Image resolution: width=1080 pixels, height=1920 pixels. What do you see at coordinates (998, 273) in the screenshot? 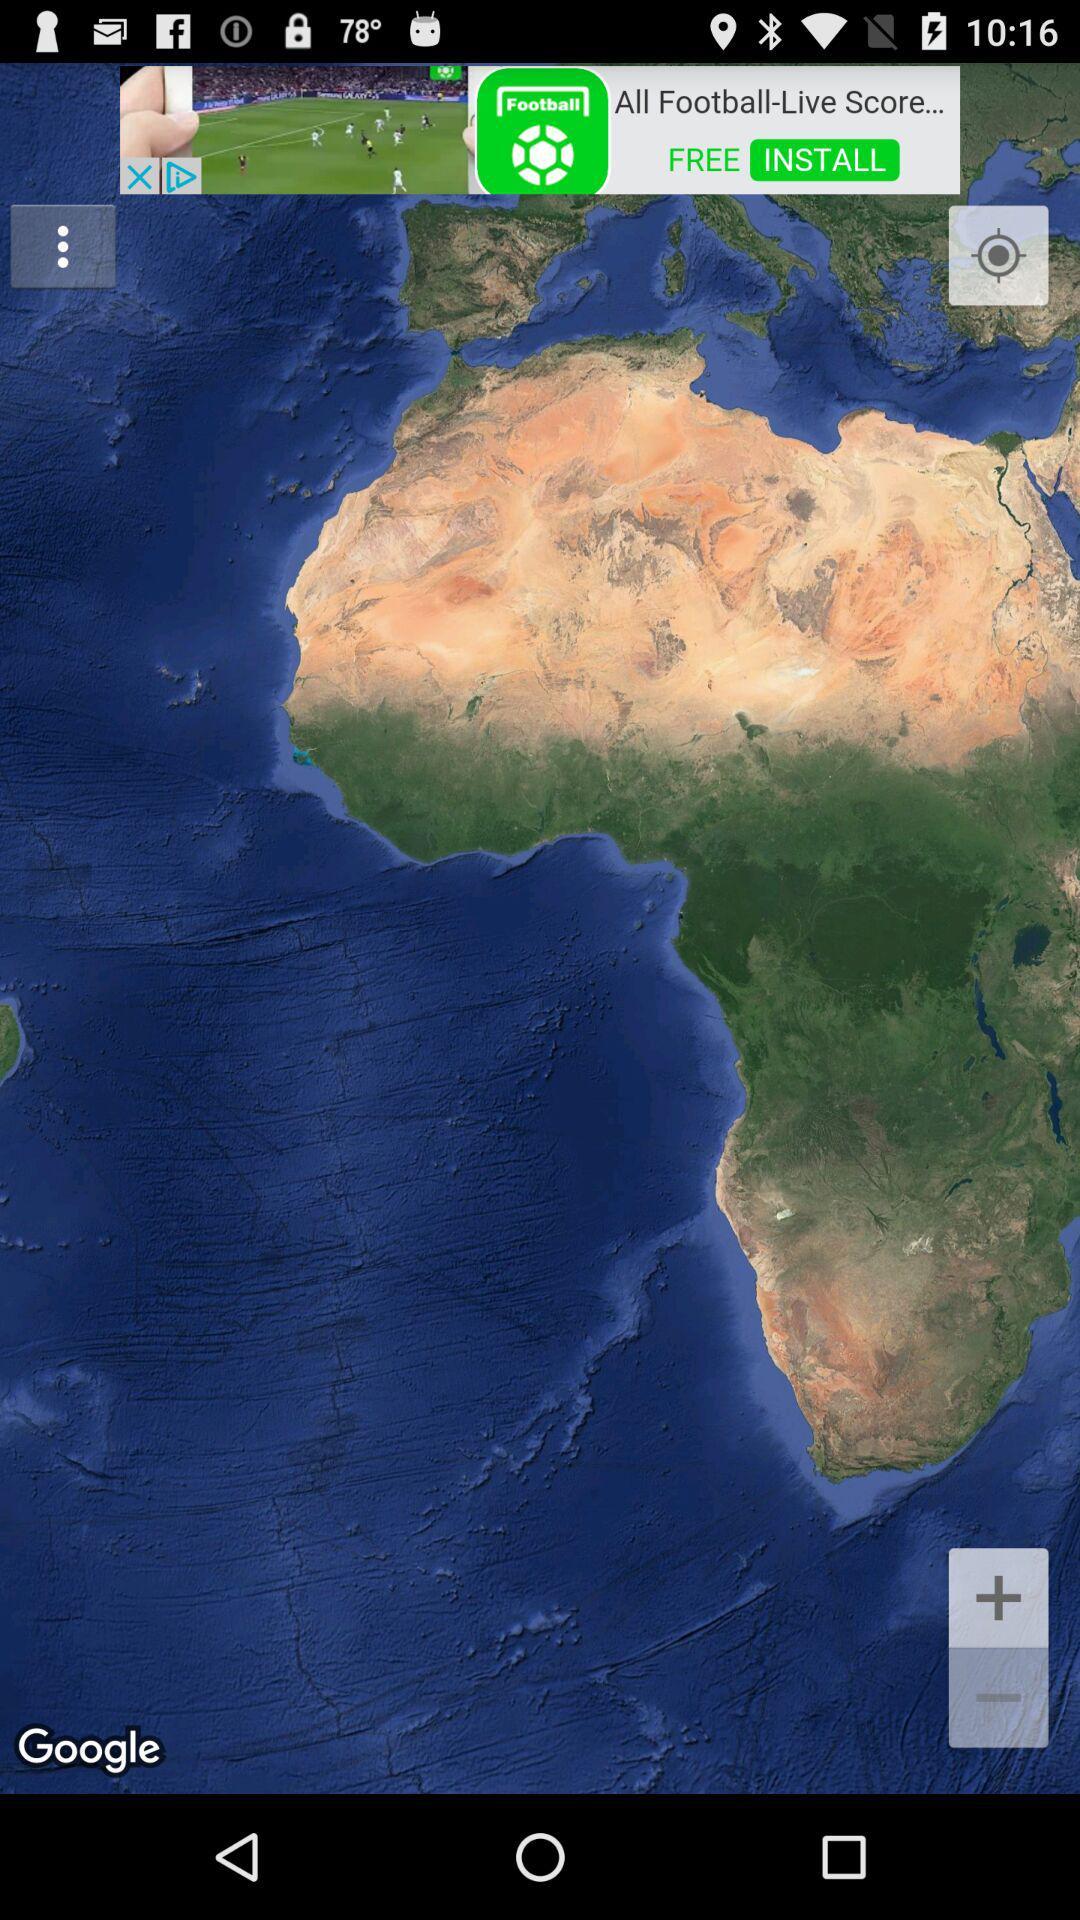
I see `the location_crosshair icon` at bounding box center [998, 273].